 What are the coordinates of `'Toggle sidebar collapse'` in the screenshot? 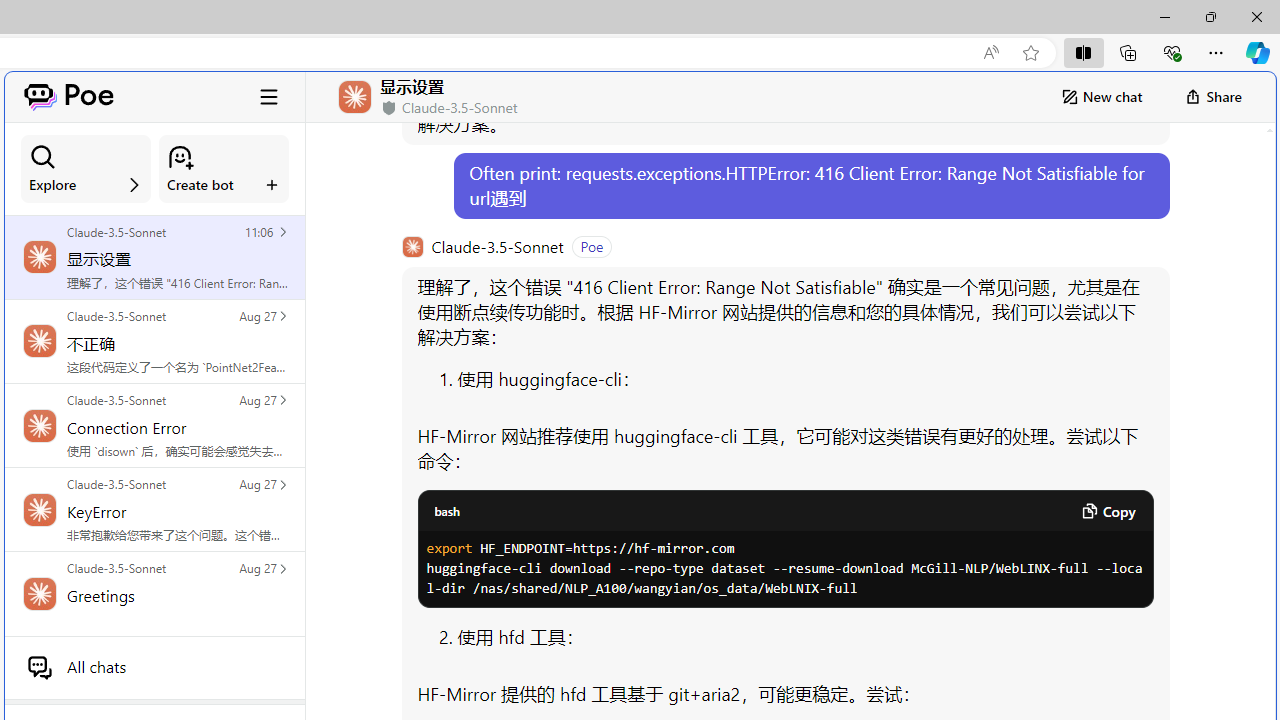 It's located at (268, 96).